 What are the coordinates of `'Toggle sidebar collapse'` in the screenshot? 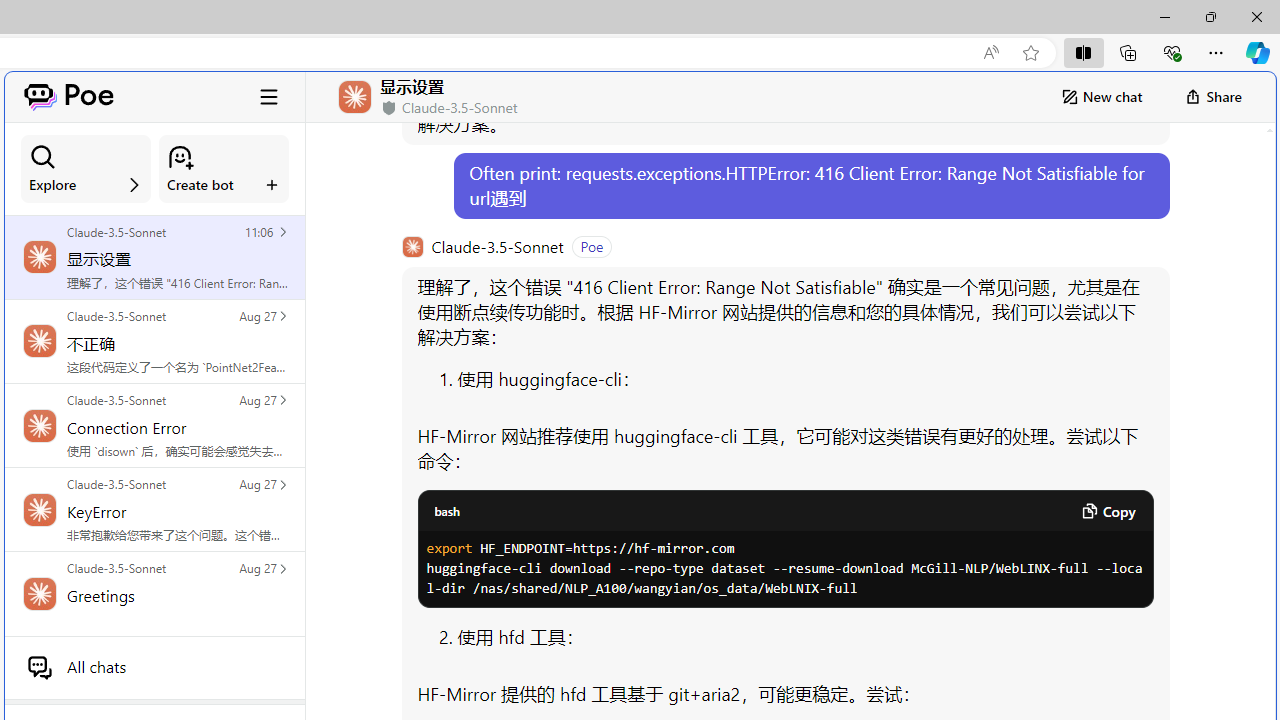 It's located at (268, 96).